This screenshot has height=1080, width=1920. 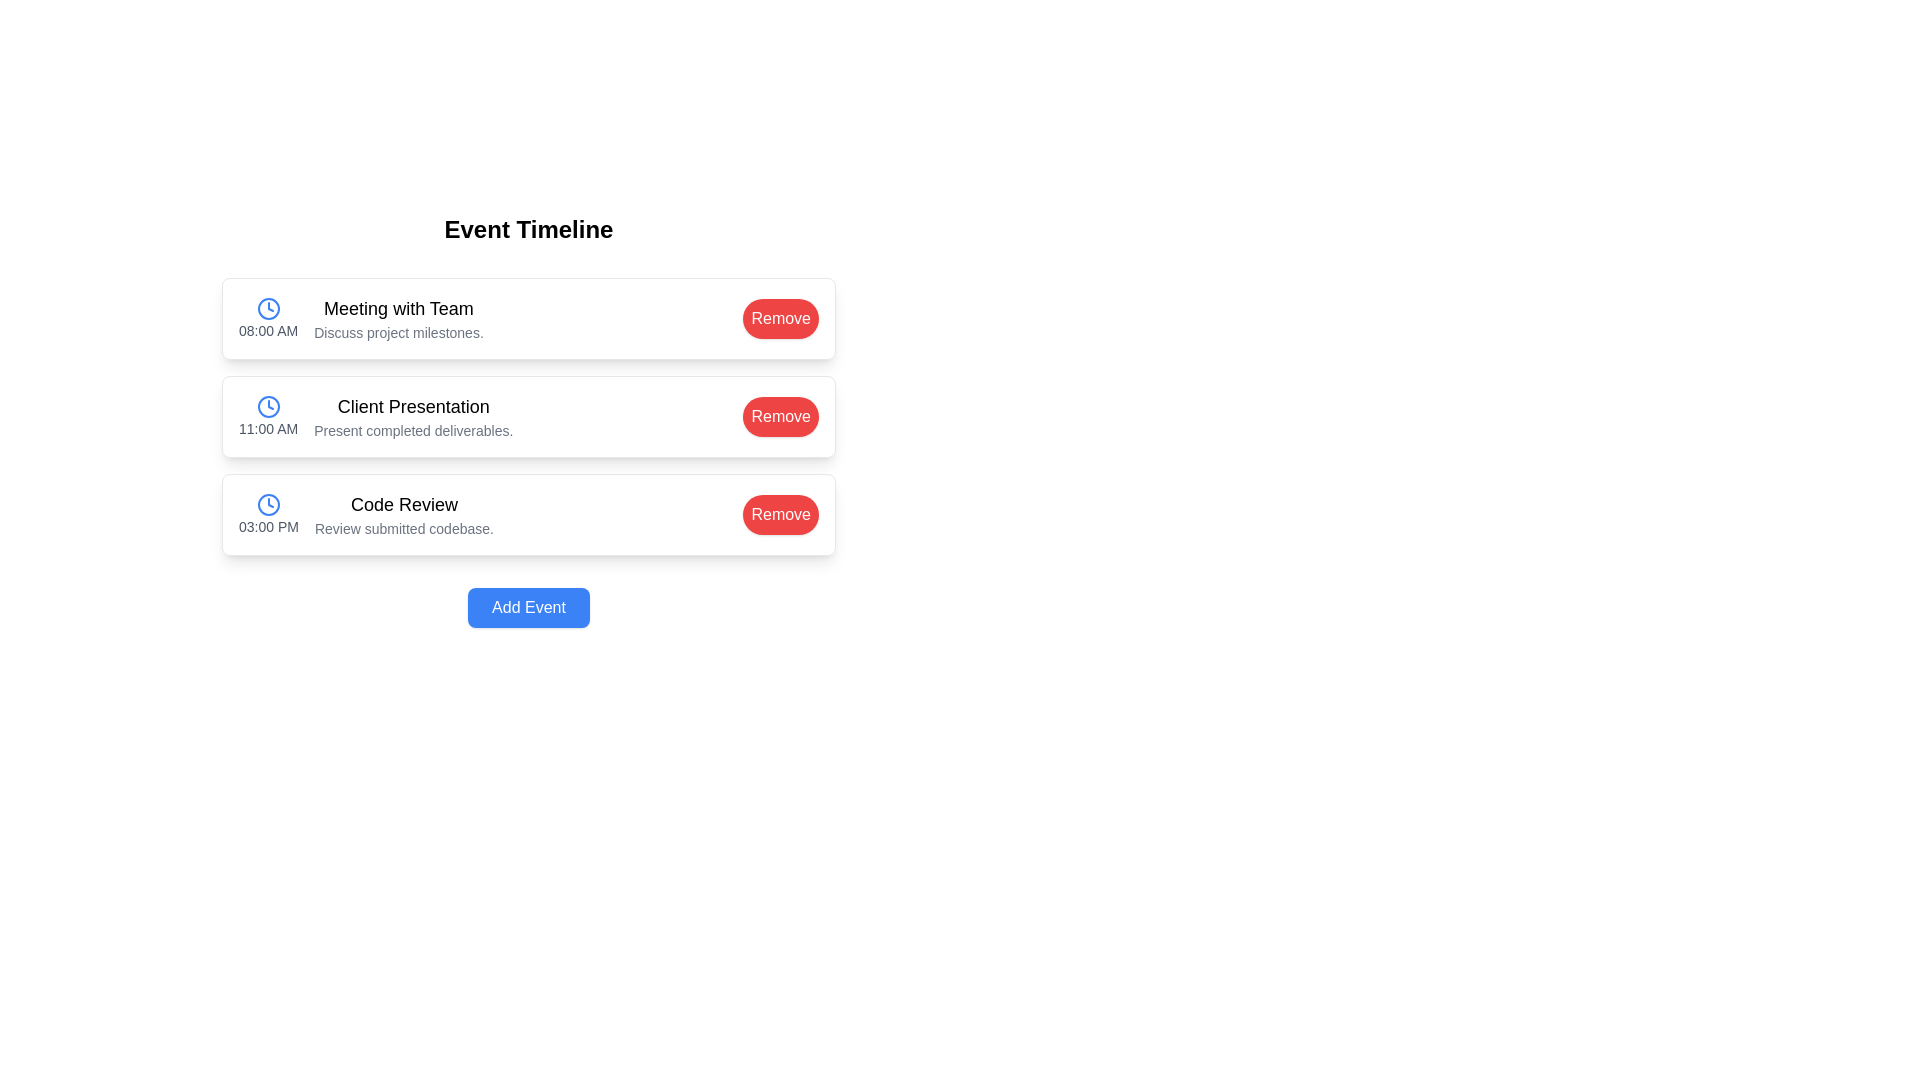 I want to click on the static text element that displays 'Meeting with Team', which is styled as a larger and bold header within the 'Event Timeline' section, so click(x=398, y=308).